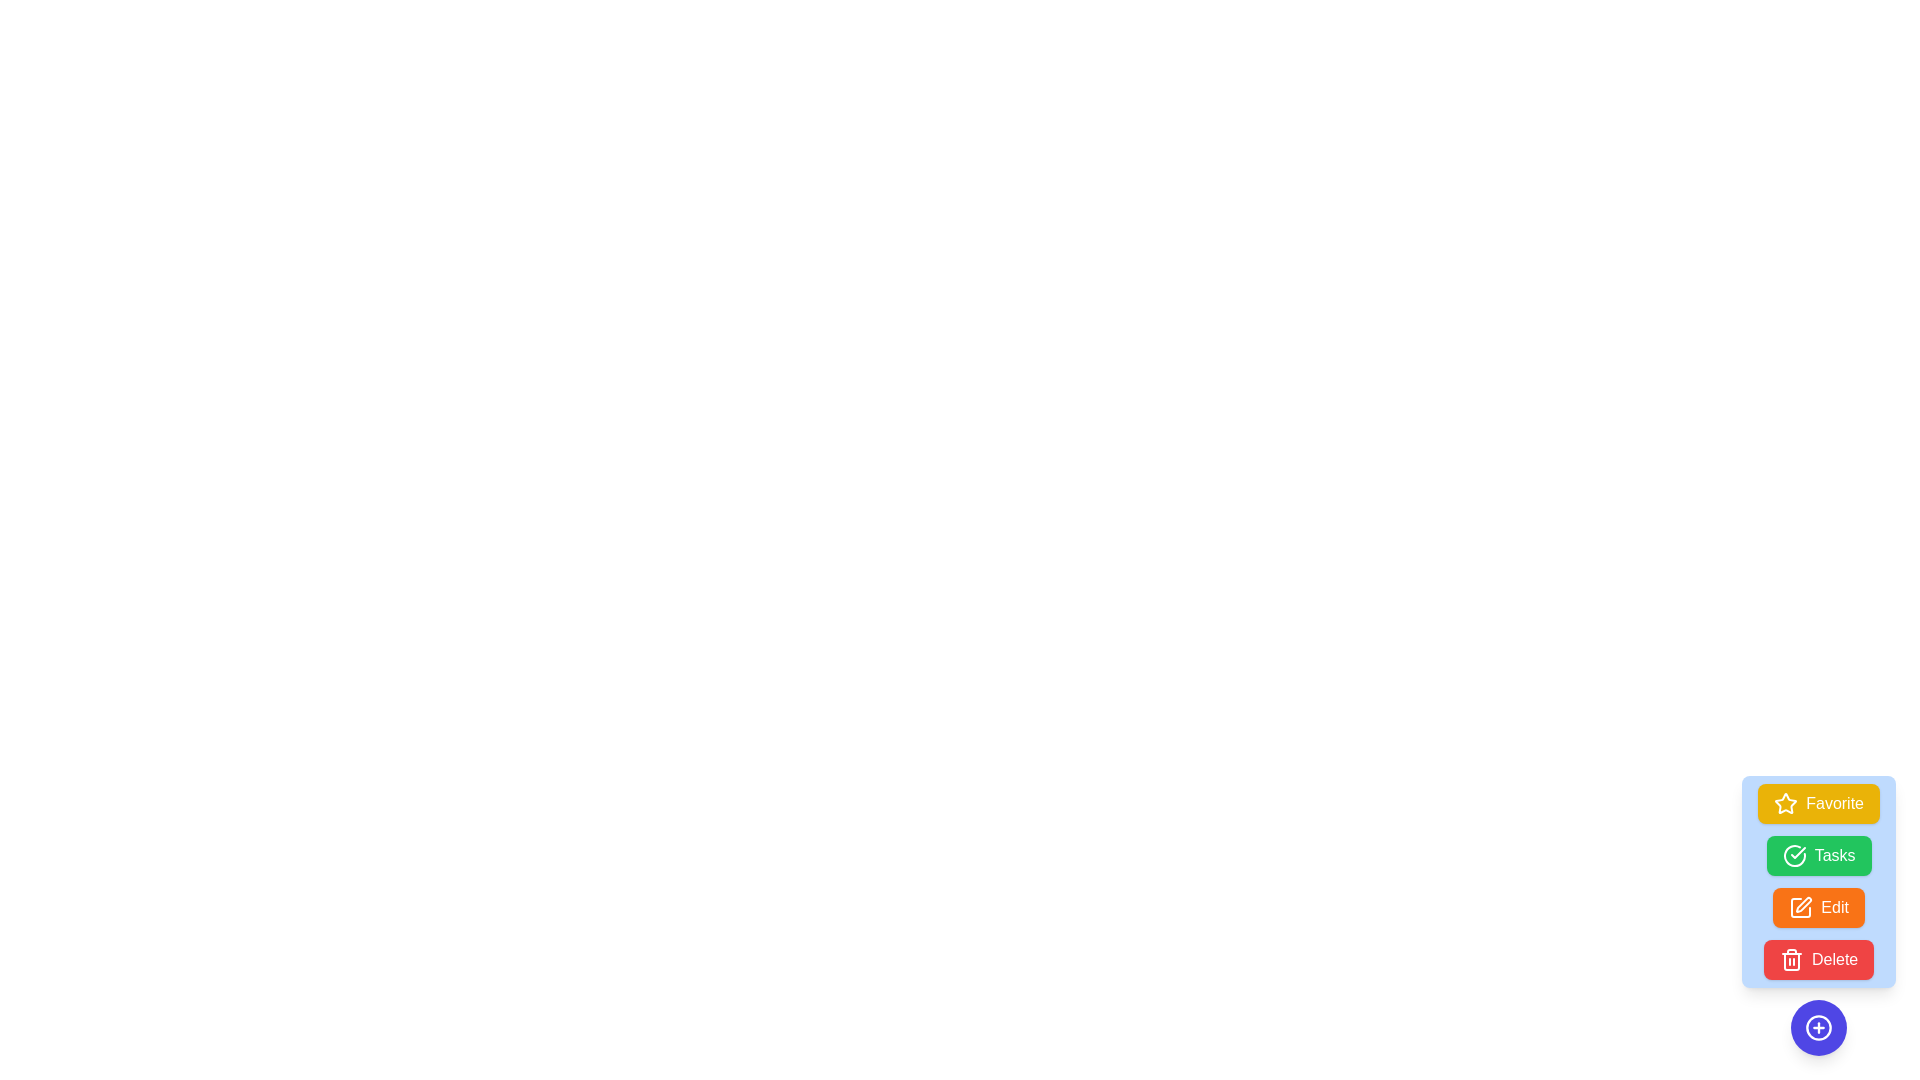 Image resolution: width=1920 pixels, height=1080 pixels. Describe the element at coordinates (1794, 855) in the screenshot. I see `the success icon located within the 'Tasks' button, which is positioned in the second row between the 'Favorite' button above and the 'Edit' button below` at that location.